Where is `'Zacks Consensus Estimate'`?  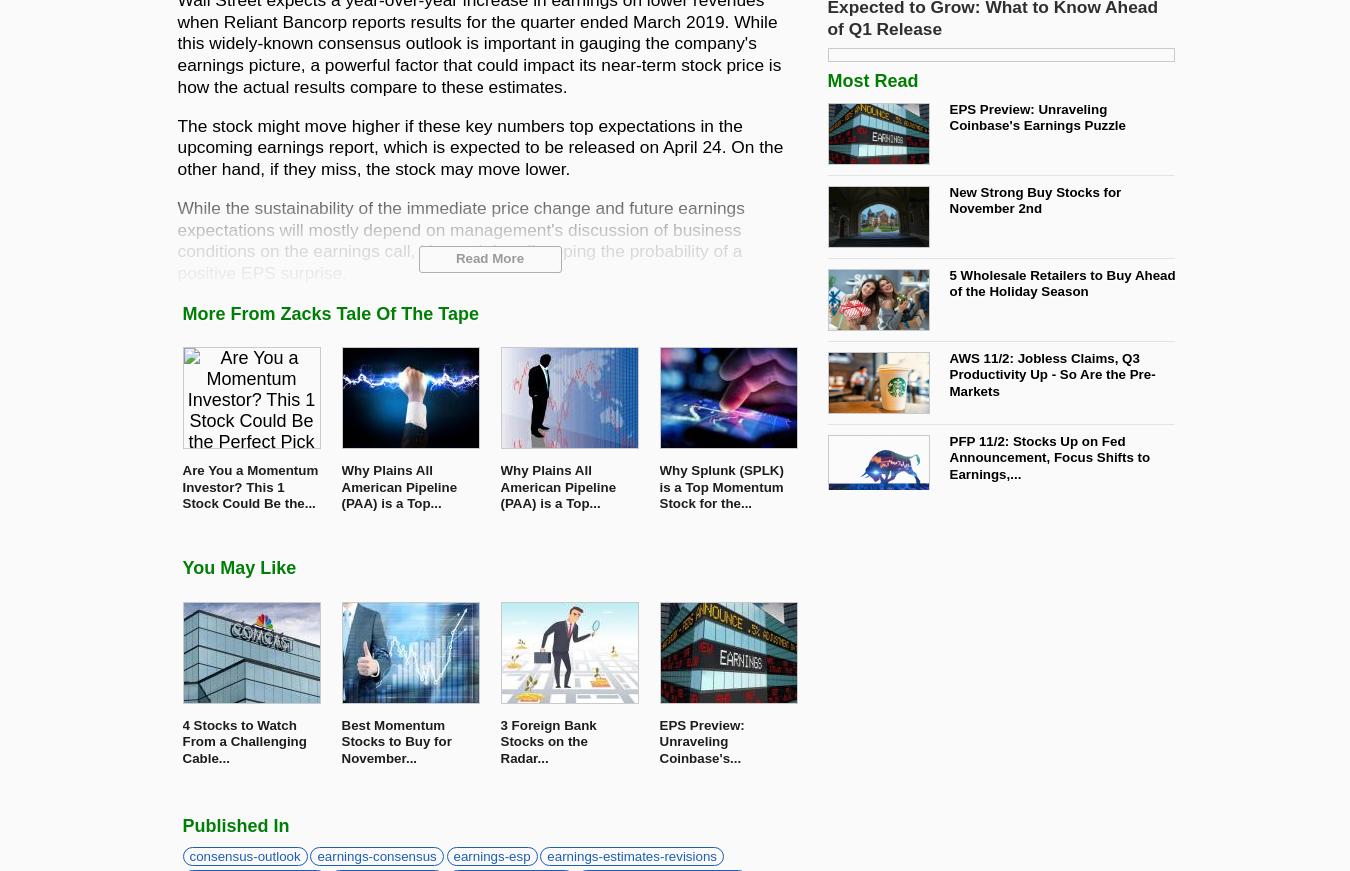
'Zacks Consensus Estimate' is located at coordinates (288, 310).